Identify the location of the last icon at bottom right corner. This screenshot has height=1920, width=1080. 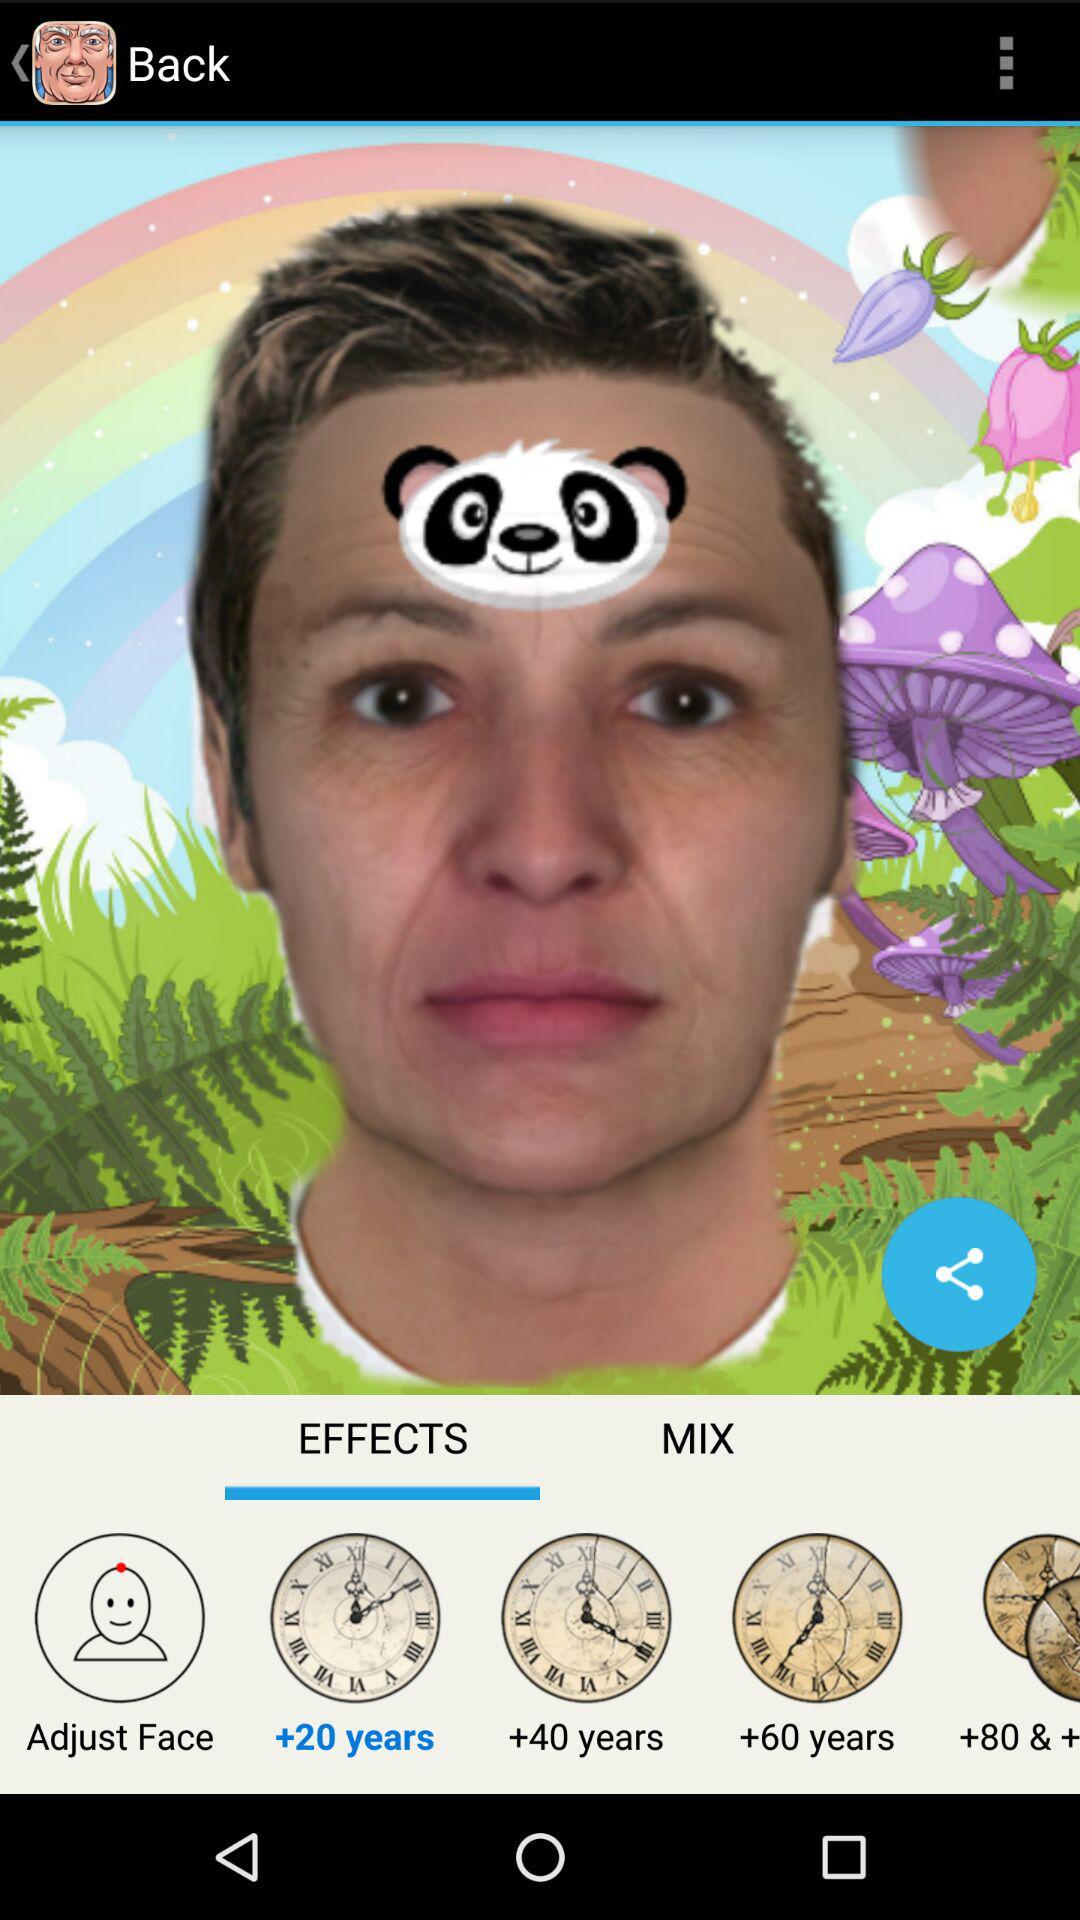
(1029, 1622).